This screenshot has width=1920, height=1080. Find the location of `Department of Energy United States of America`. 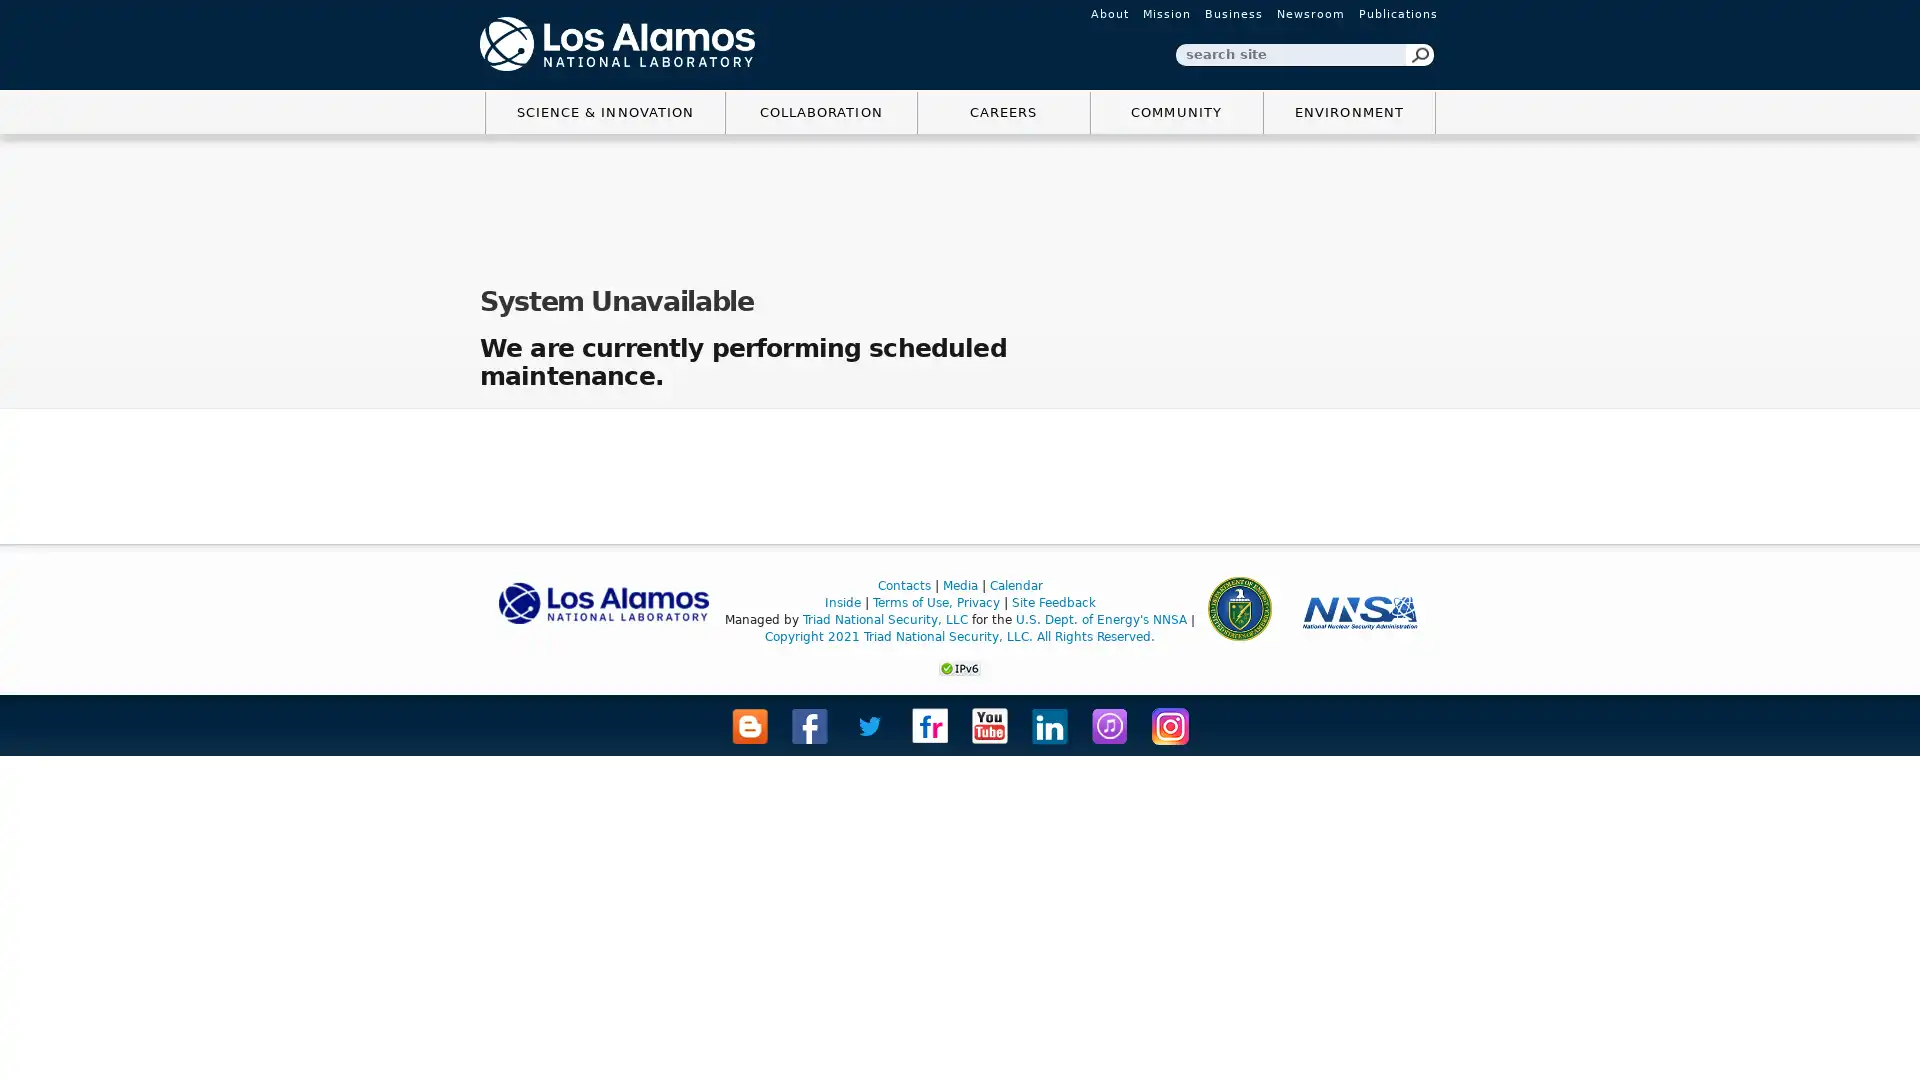

Department of Energy United States of America is located at coordinates (1237, 607).